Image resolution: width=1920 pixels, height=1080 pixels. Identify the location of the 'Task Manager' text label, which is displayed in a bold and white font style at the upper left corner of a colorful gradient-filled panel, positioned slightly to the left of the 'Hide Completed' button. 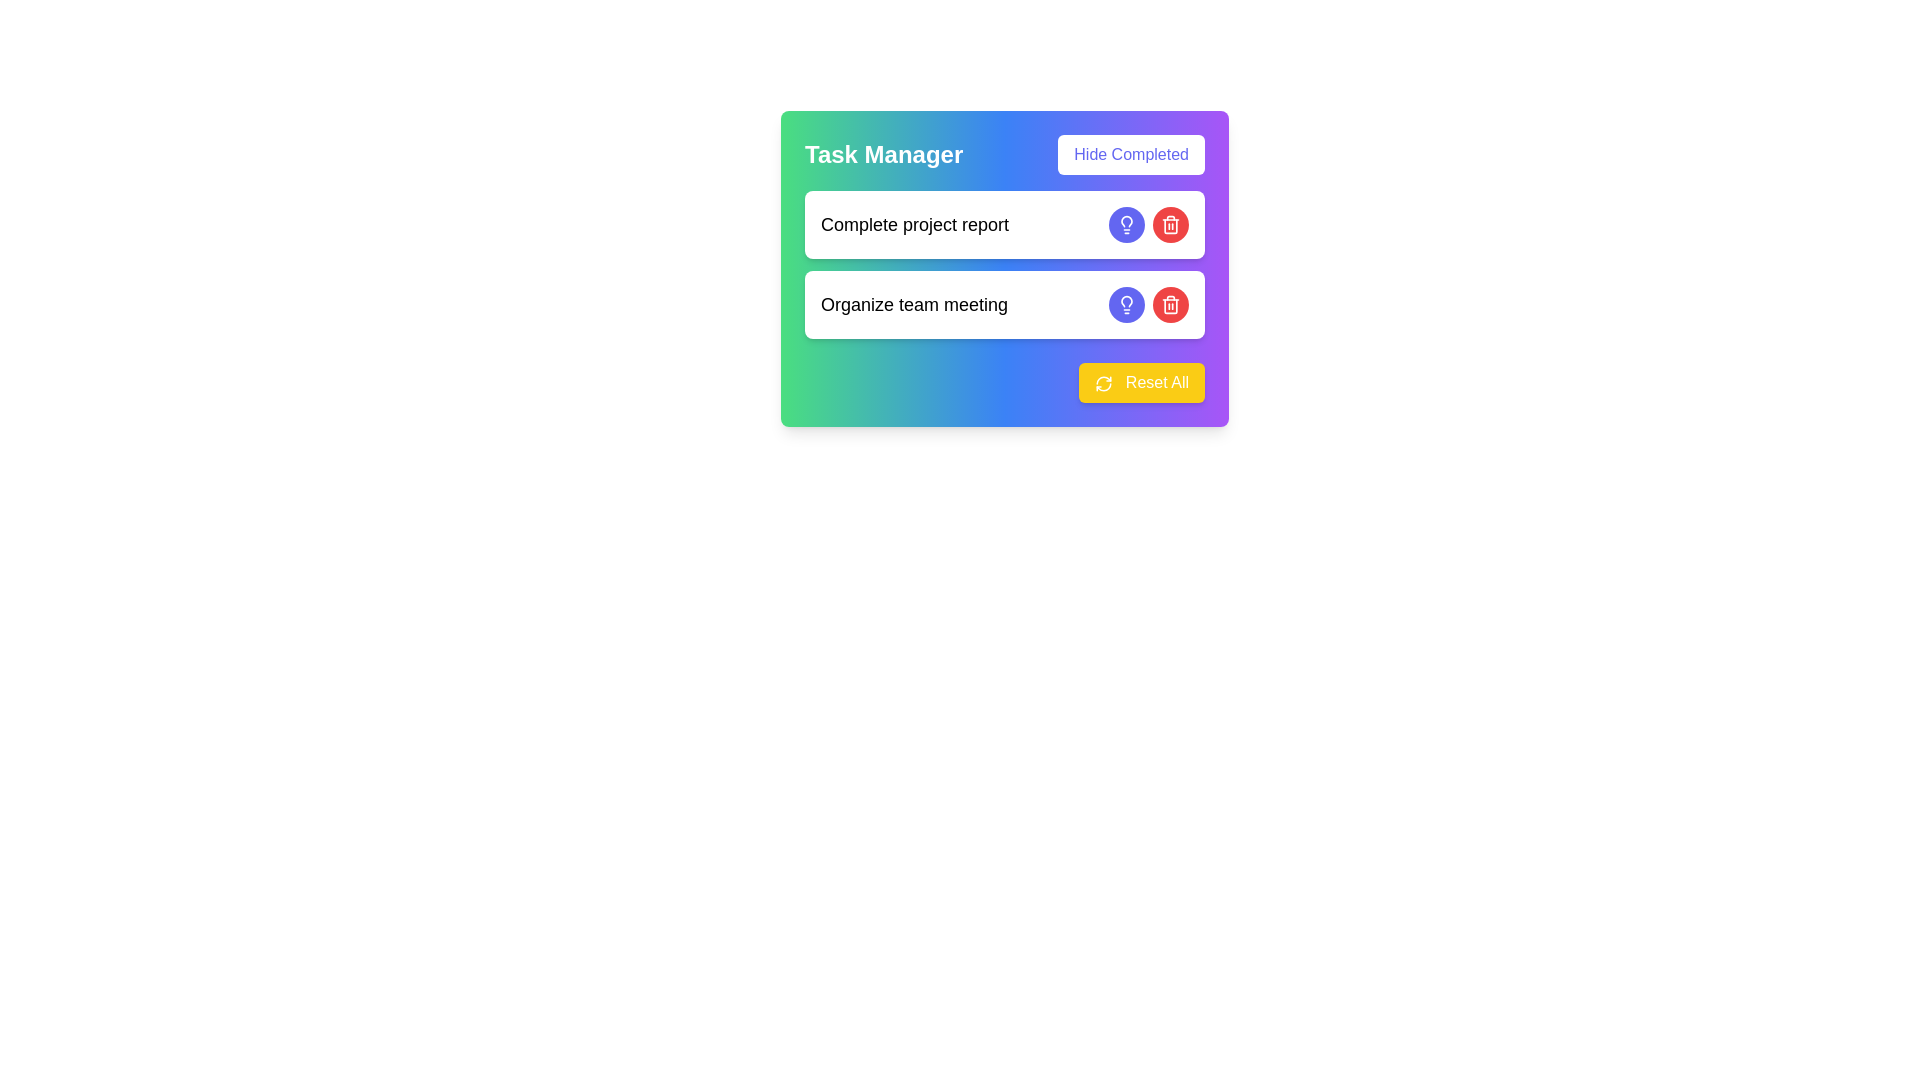
(883, 153).